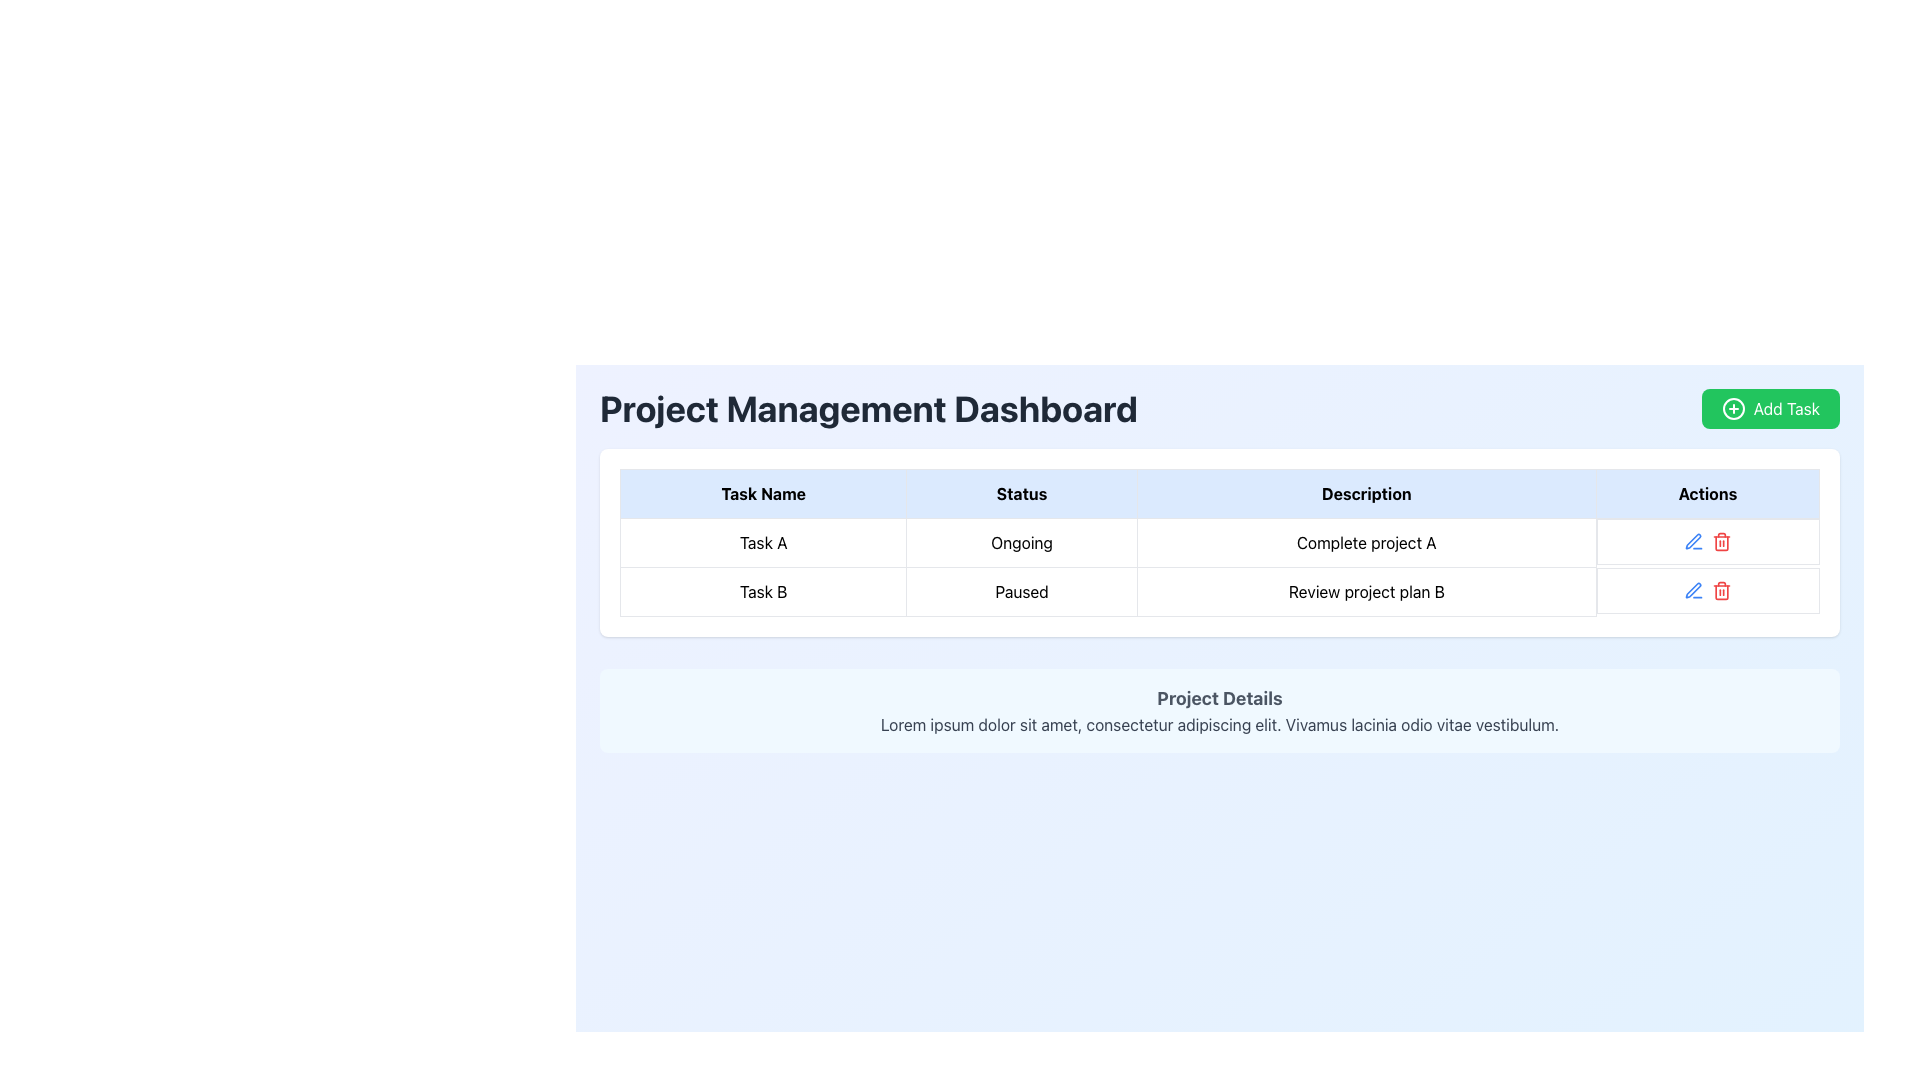  I want to click on the edit icon button represented as a pen in blue color located in the 'Actions' column of the second row of the table, so click(1693, 542).